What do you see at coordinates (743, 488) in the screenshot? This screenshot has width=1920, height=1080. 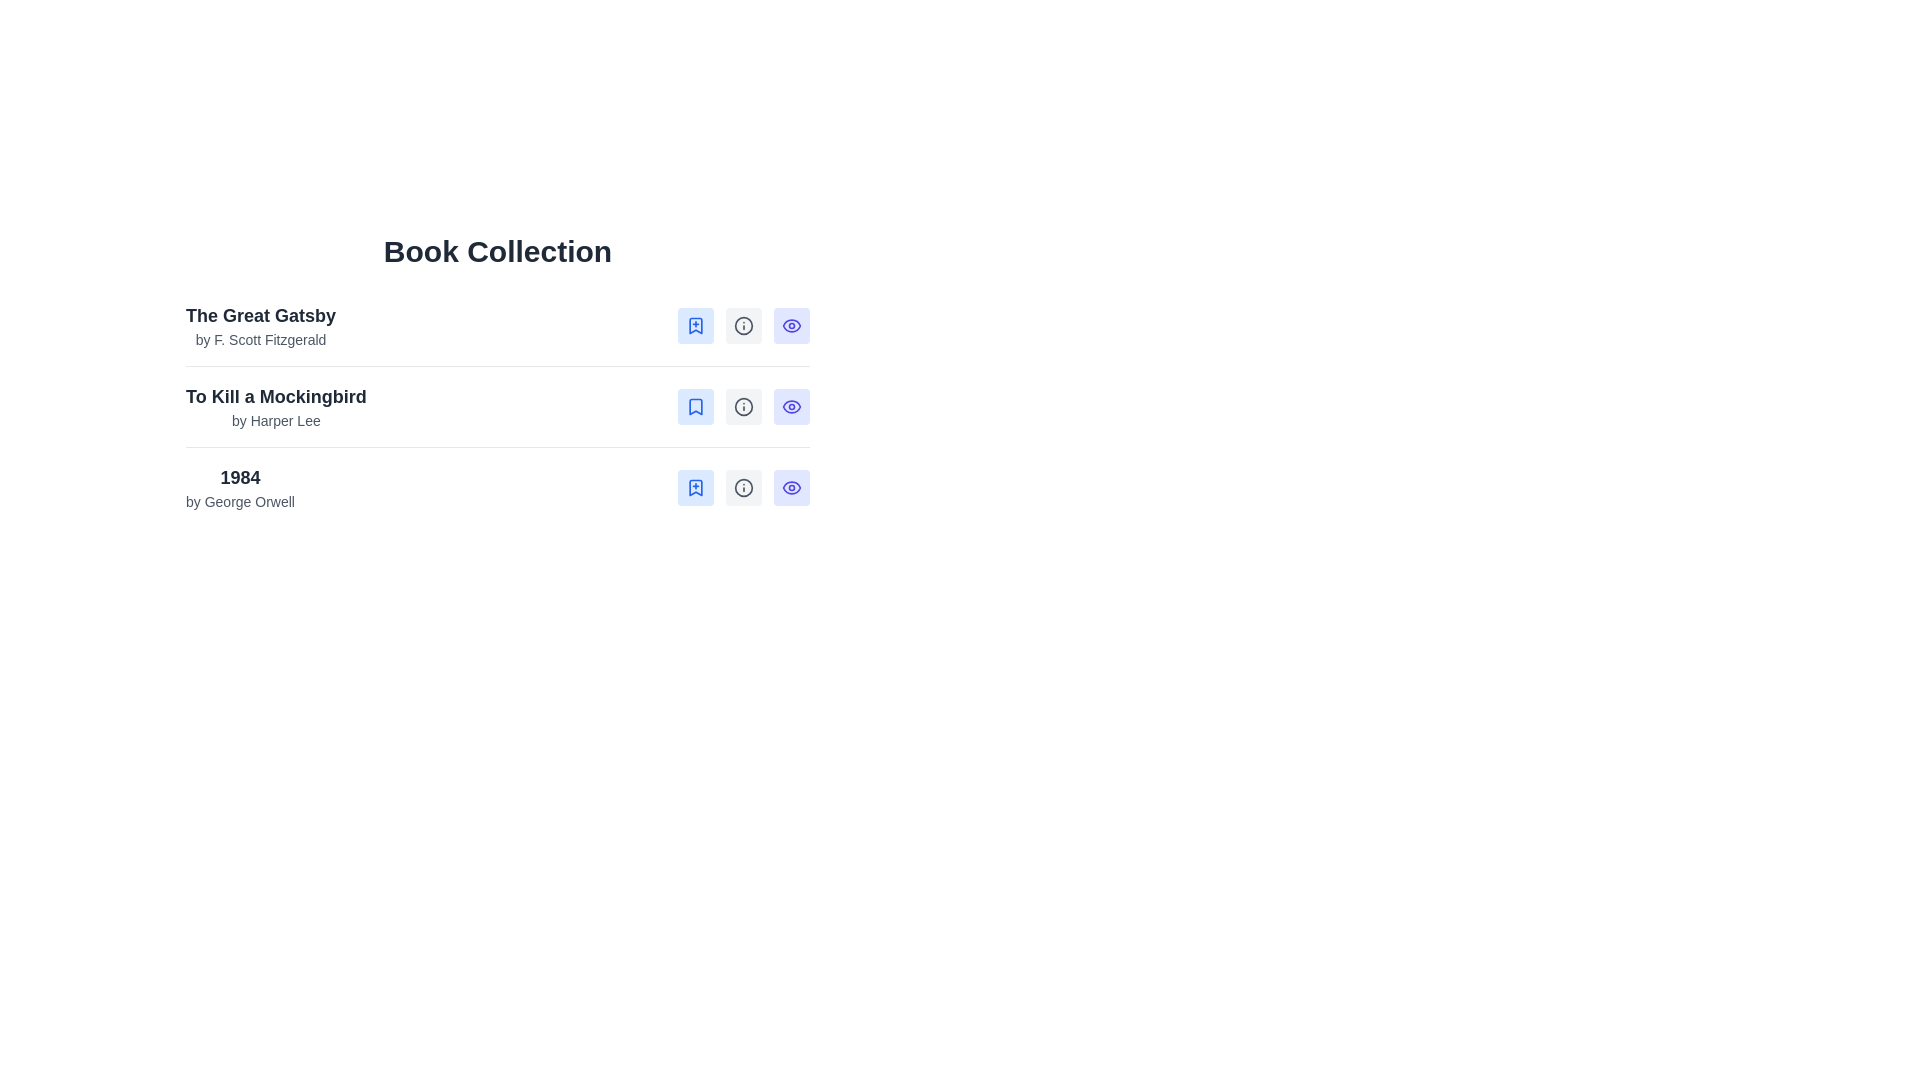 I see `the circular SVG component styled with a stroke width of 2, located within the 'info' icon button of the 'Book Collection' list for the book titled '1984'` at bounding box center [743, 488].